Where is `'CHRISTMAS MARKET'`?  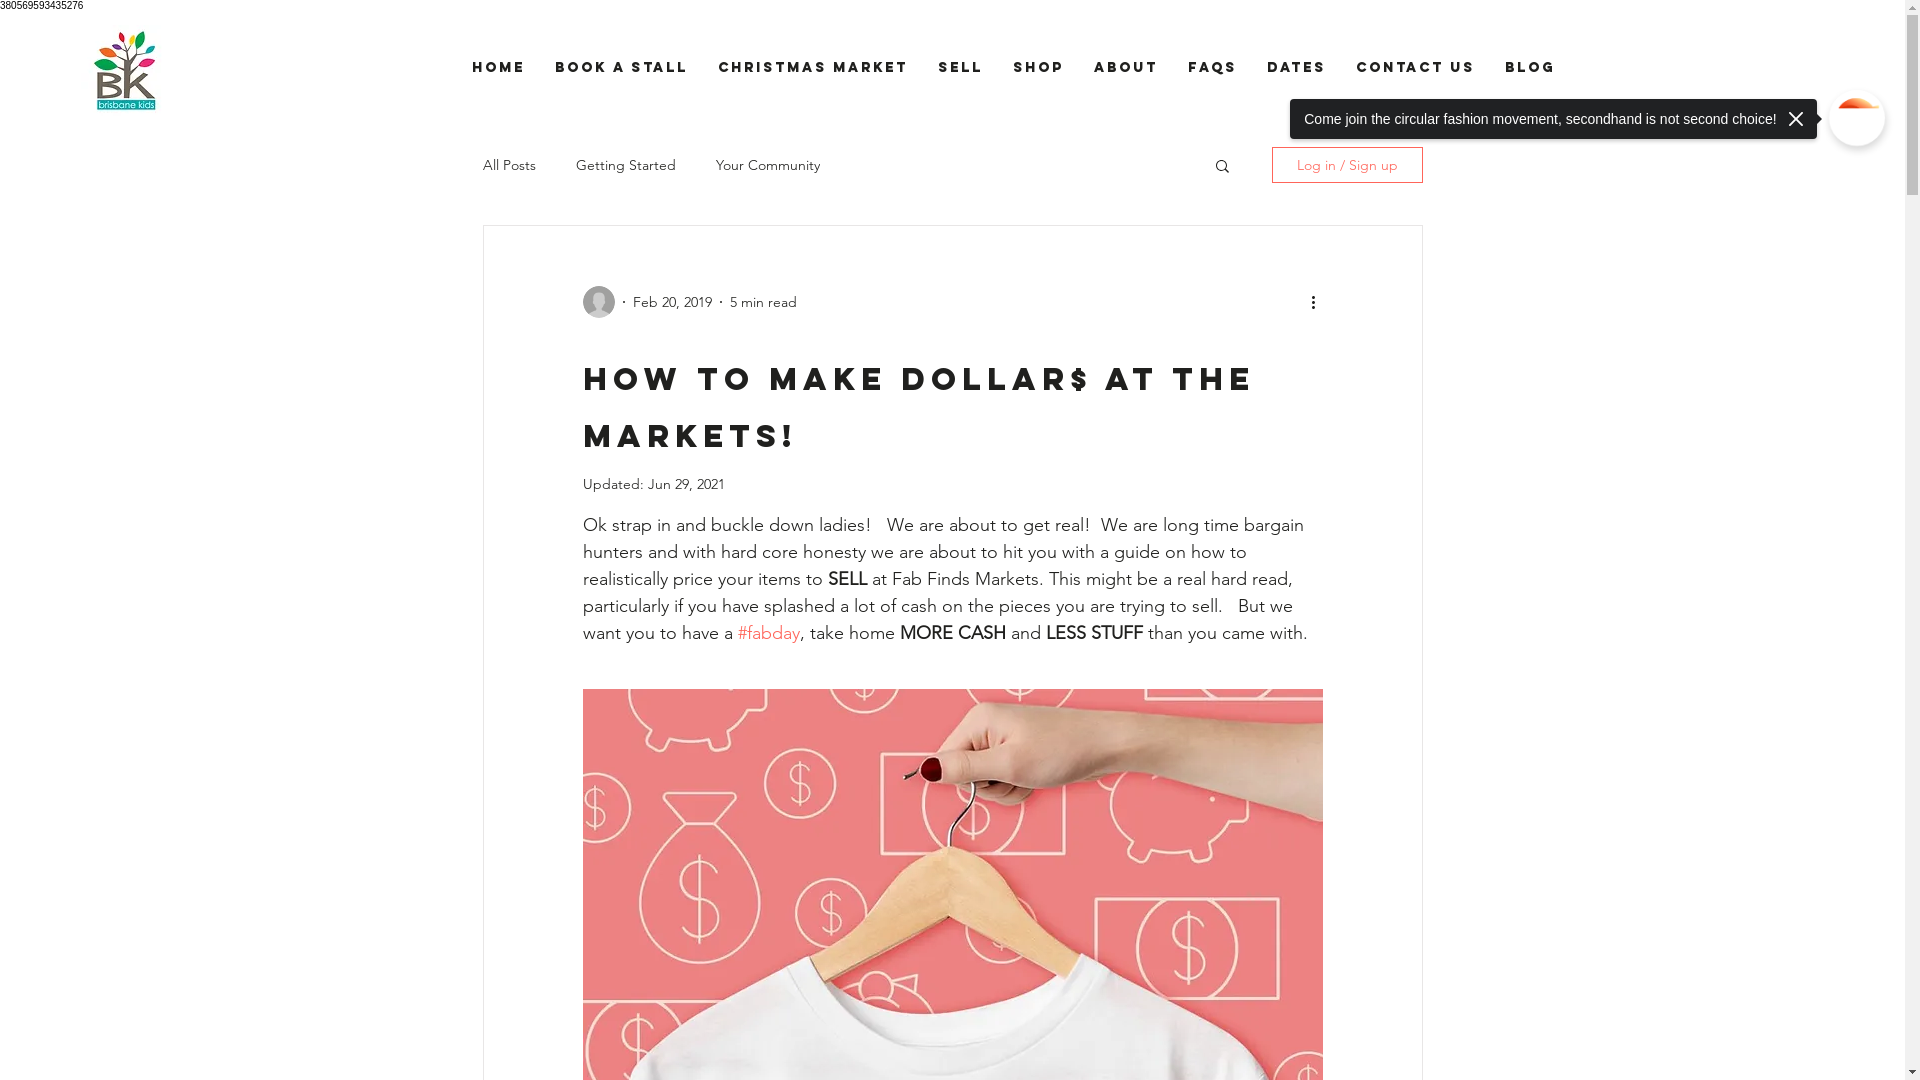 'CHRISTMAS MARKET' is located at coordinates (811, 67).